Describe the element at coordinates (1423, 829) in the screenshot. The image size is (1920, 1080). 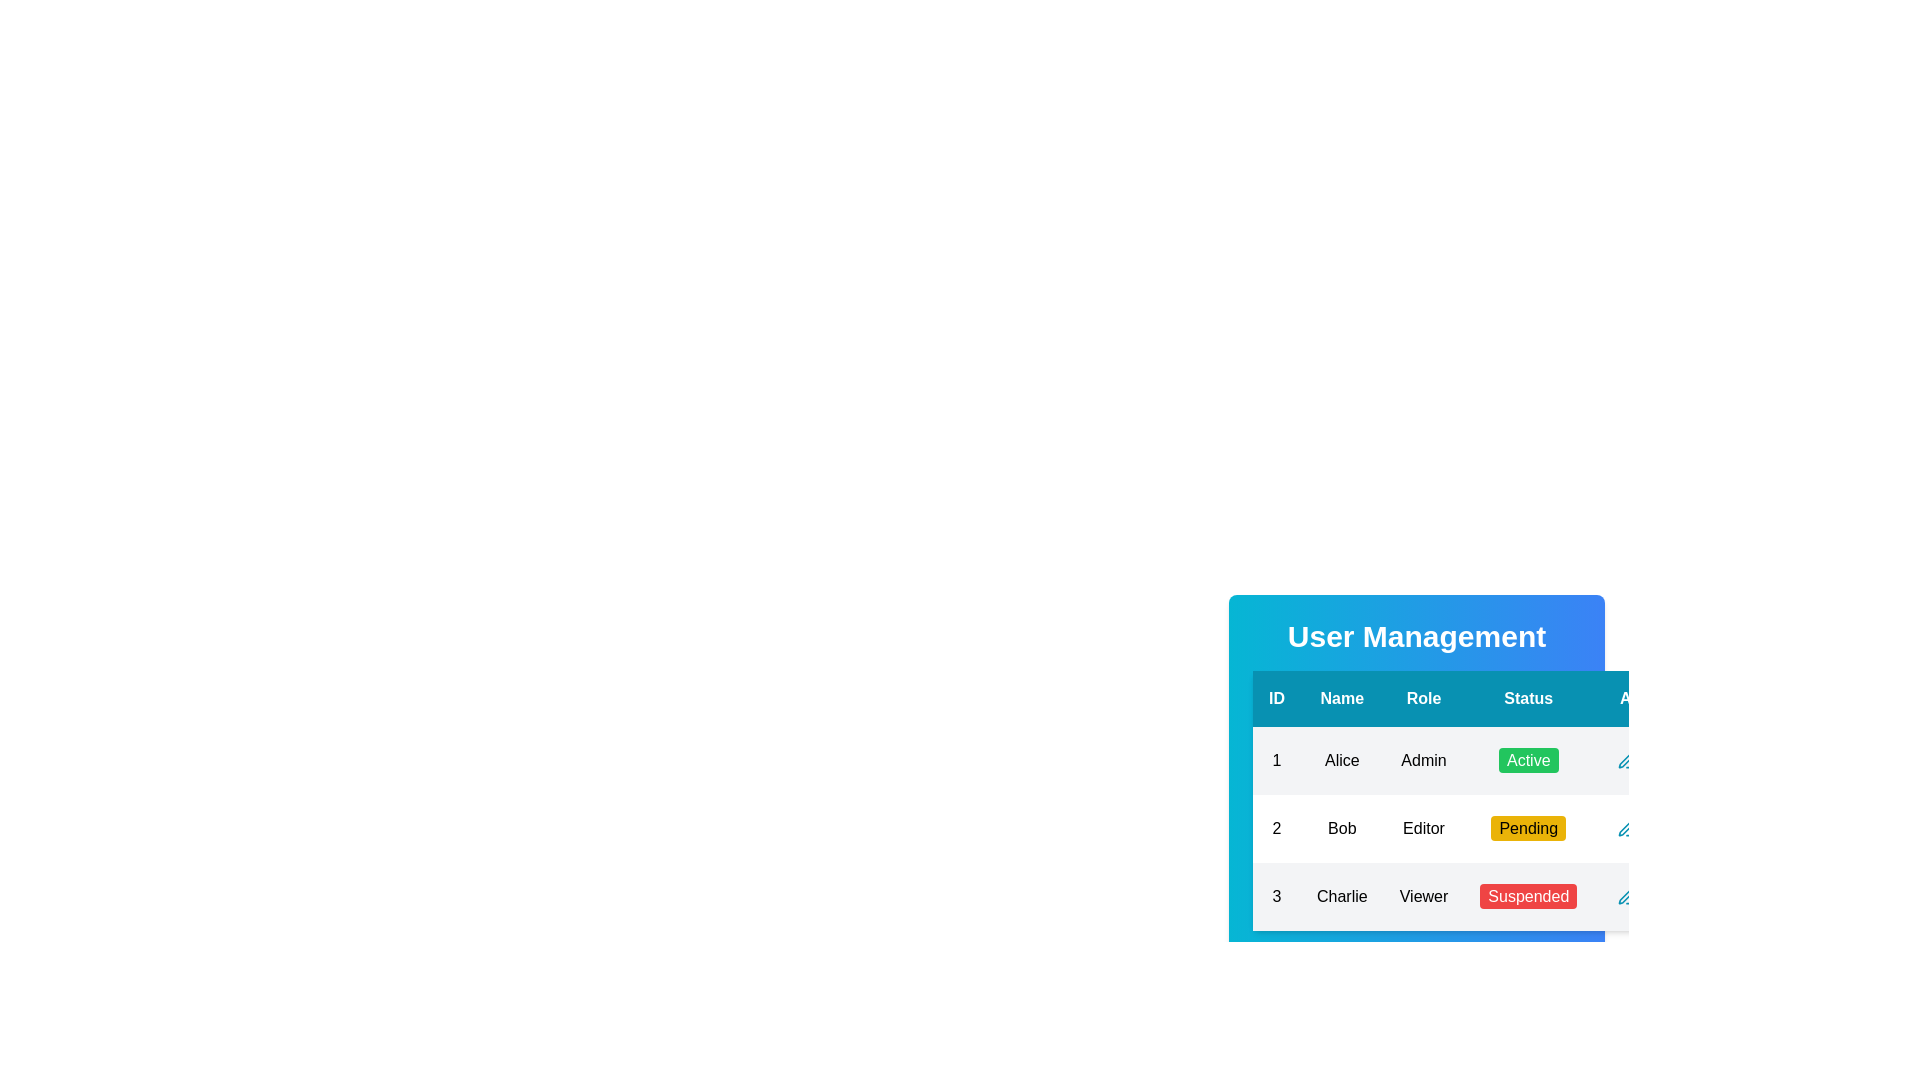
I see `the 'Editor' text label in the 'User Management' table, located in the third column of the second row` at that location.